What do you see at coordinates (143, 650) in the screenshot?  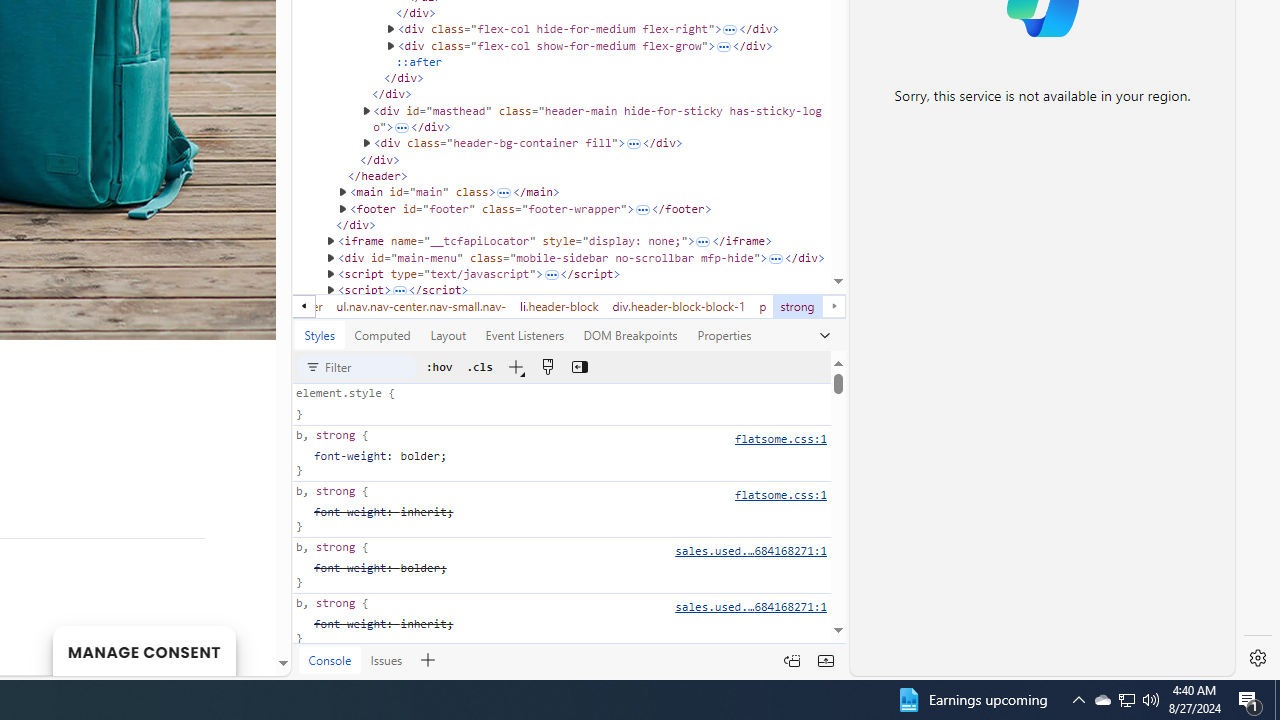 I see `'MANAGE CONSENT'` at bounding box center [143, 650].